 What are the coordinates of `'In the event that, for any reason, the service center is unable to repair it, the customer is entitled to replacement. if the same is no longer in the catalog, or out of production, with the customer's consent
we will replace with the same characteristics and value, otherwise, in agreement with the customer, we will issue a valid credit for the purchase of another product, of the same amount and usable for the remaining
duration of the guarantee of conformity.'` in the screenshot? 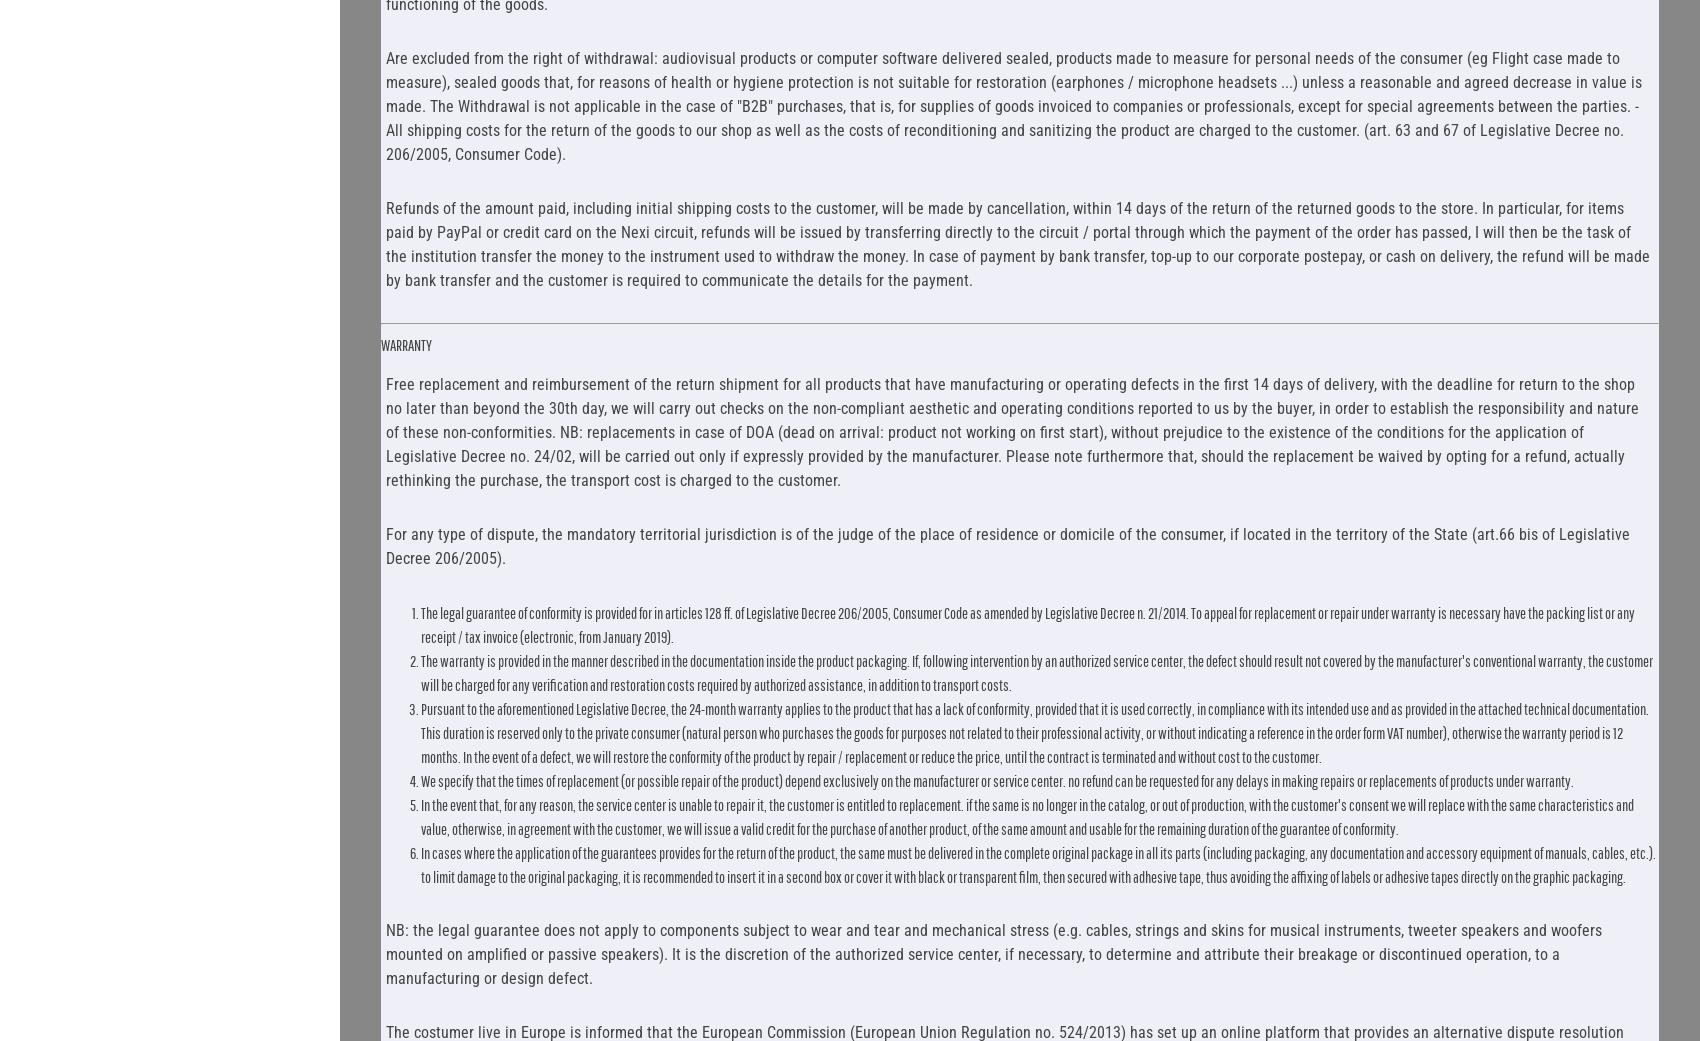 It's located at (1025, 816).